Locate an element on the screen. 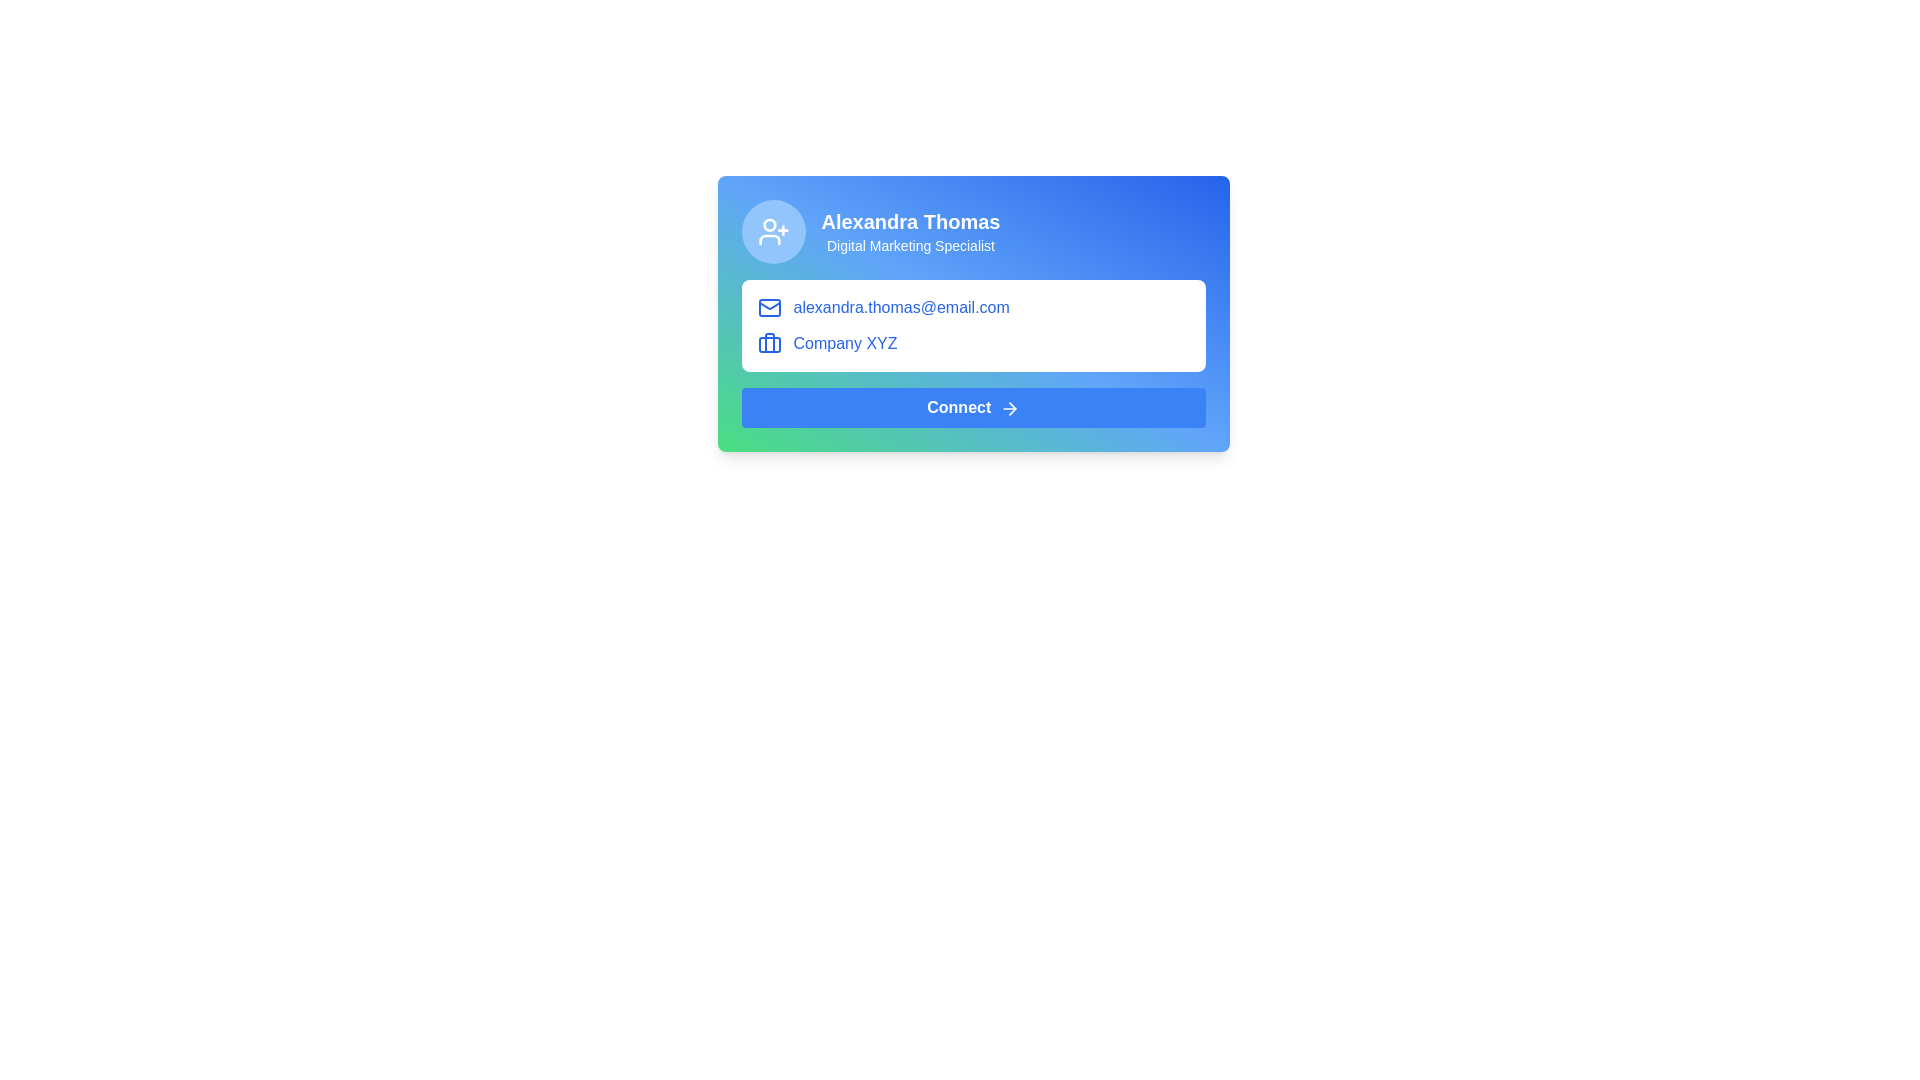 The image size is (1920, 1080). the 'Company XYZ' text label displayed in blue sans-serif font, located in the second row of the card under the user's email, alongside a briefcase icon is located at coordinates (845, 342).